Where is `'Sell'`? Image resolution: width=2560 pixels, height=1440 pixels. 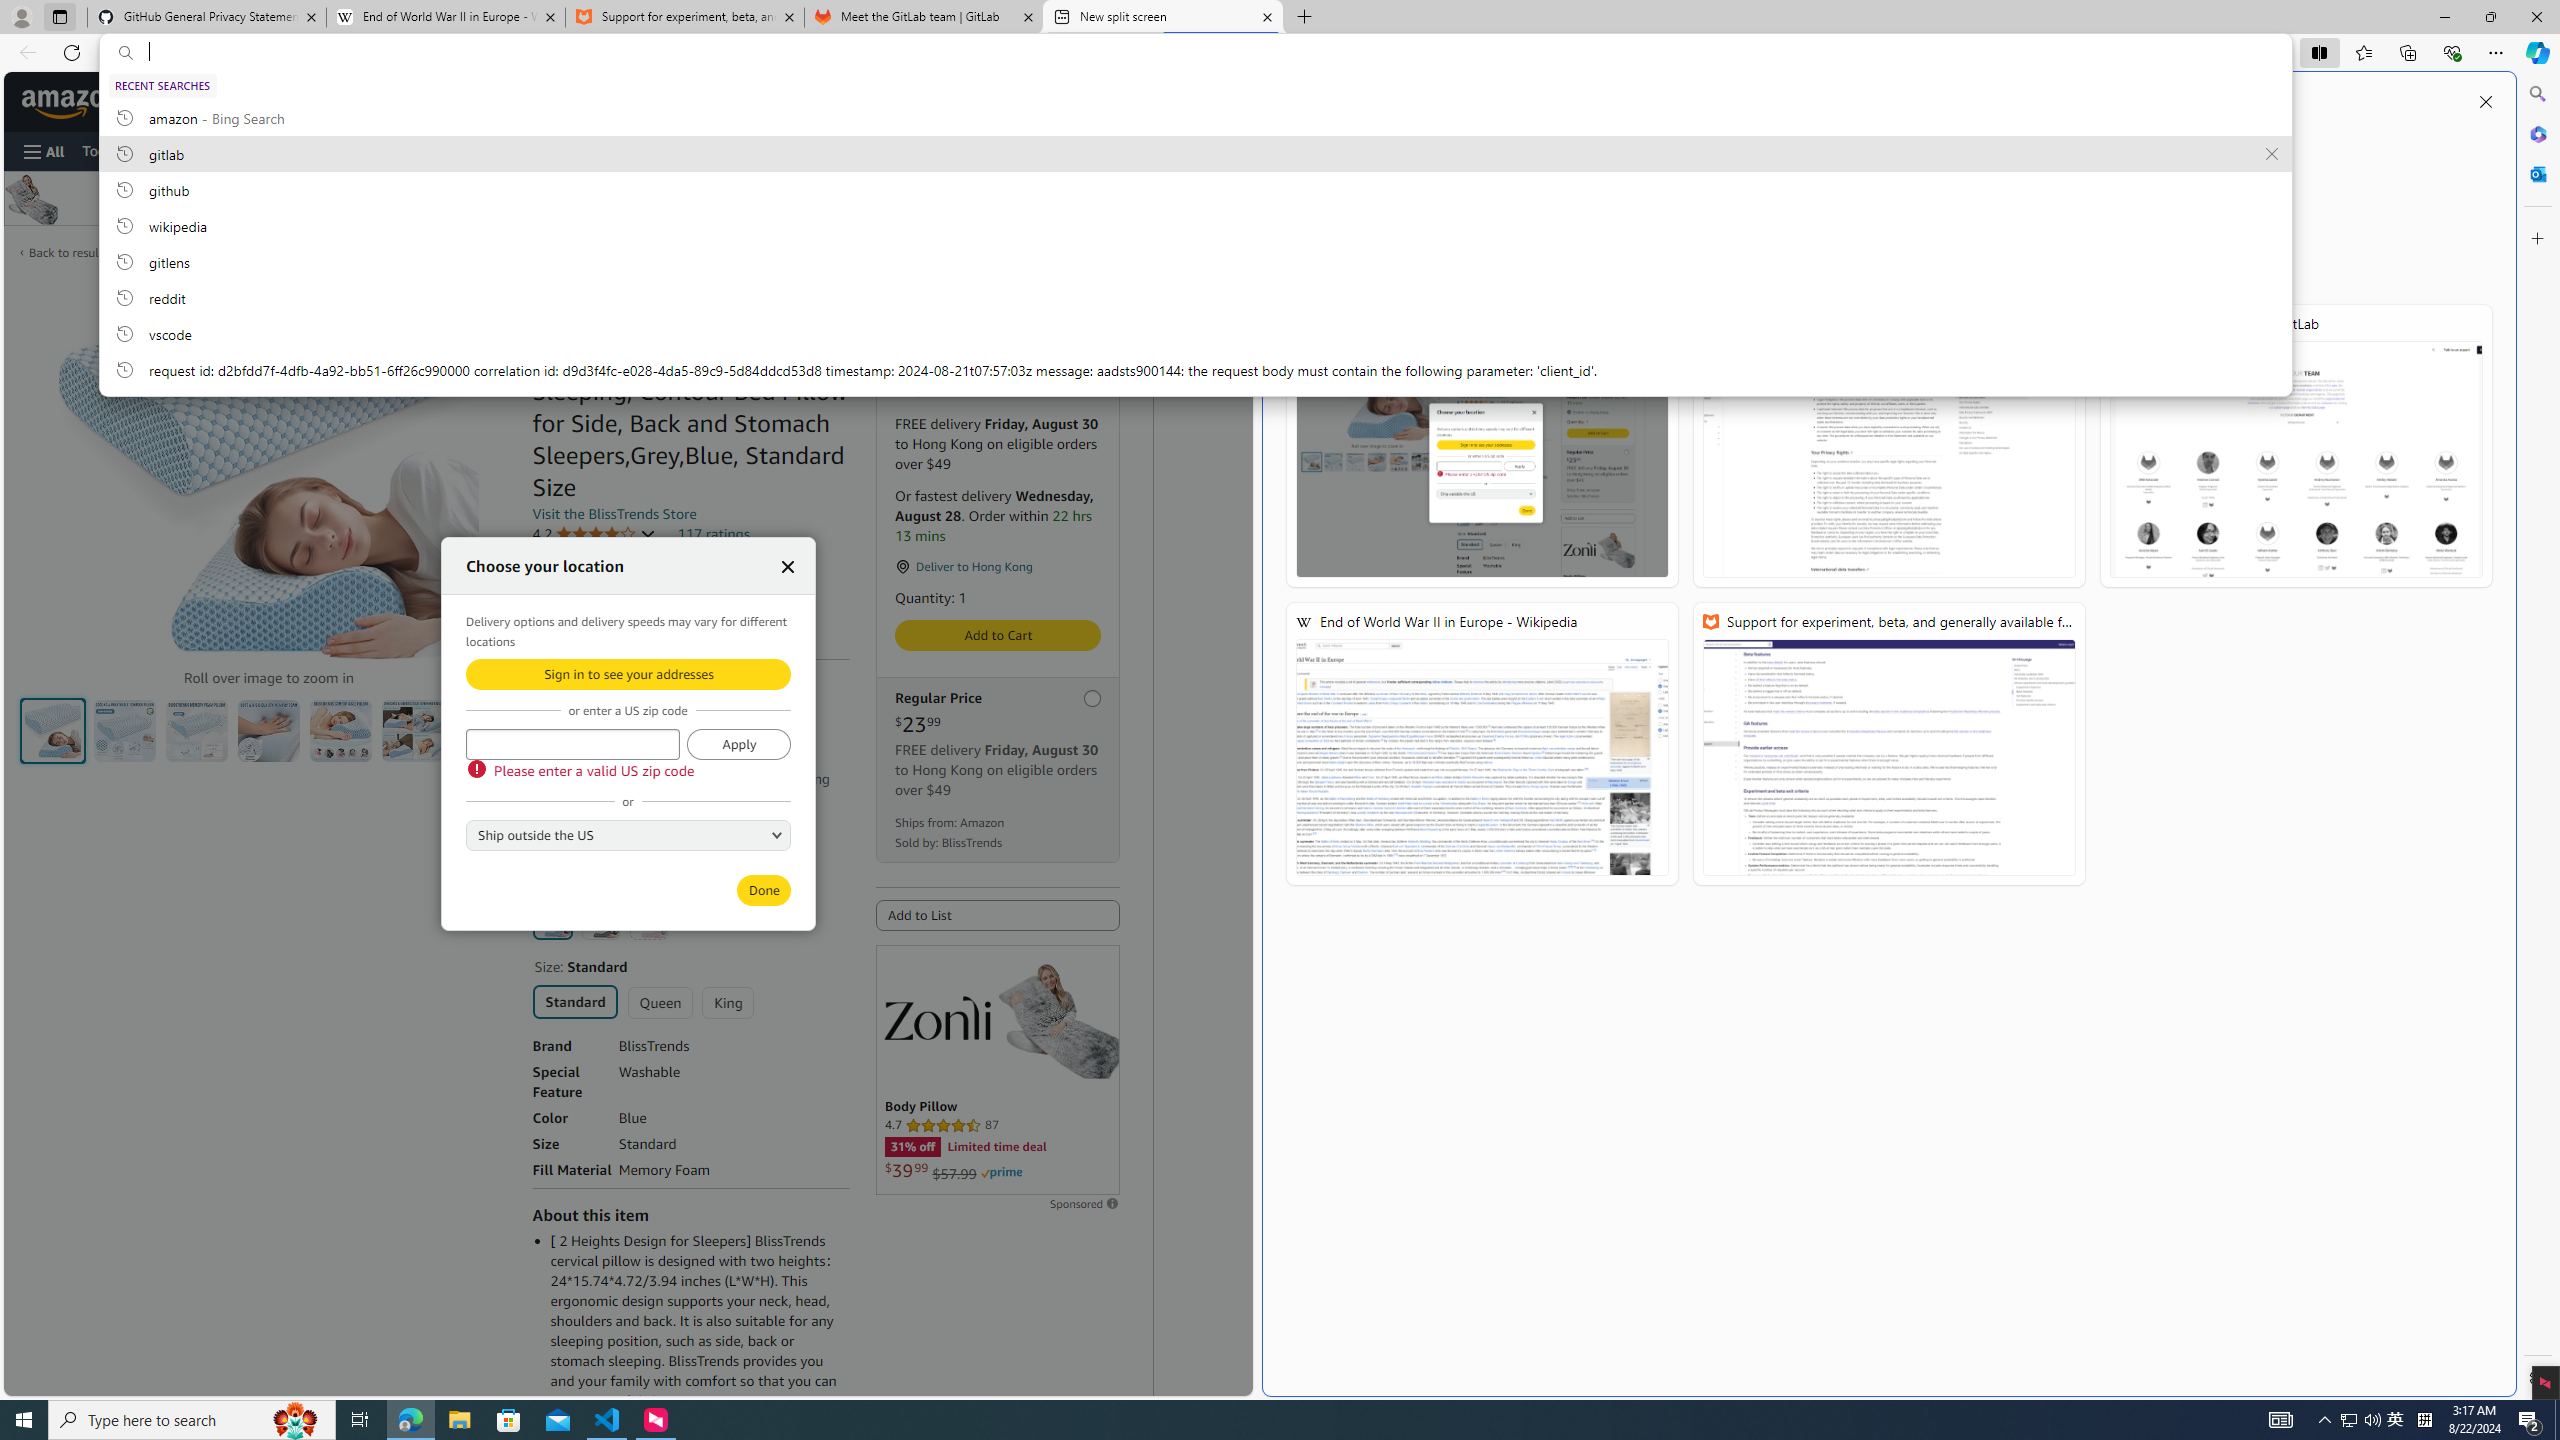
'Sell' is located at coordinates (476, 150).